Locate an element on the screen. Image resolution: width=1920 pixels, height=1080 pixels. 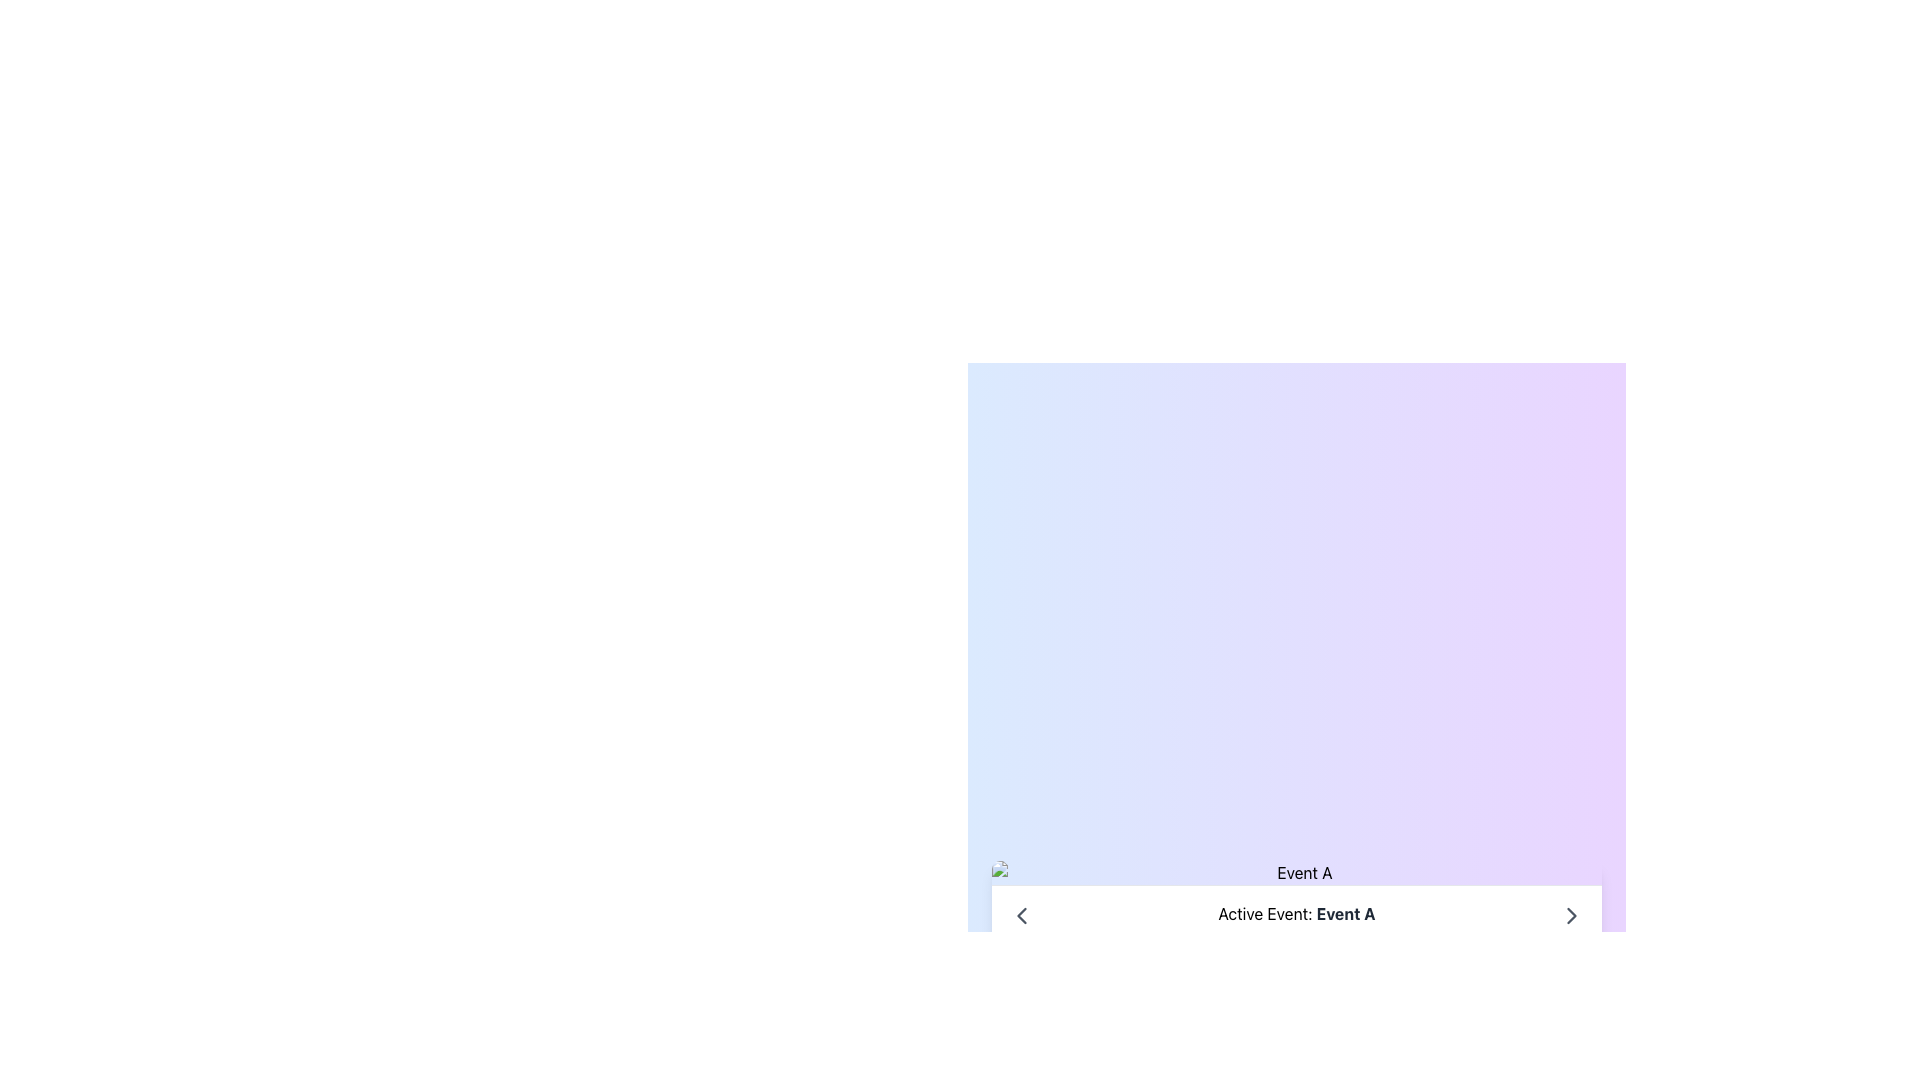
the navigation button located on the far right end of the bottom white bar is located at coordinates (1570, 914).